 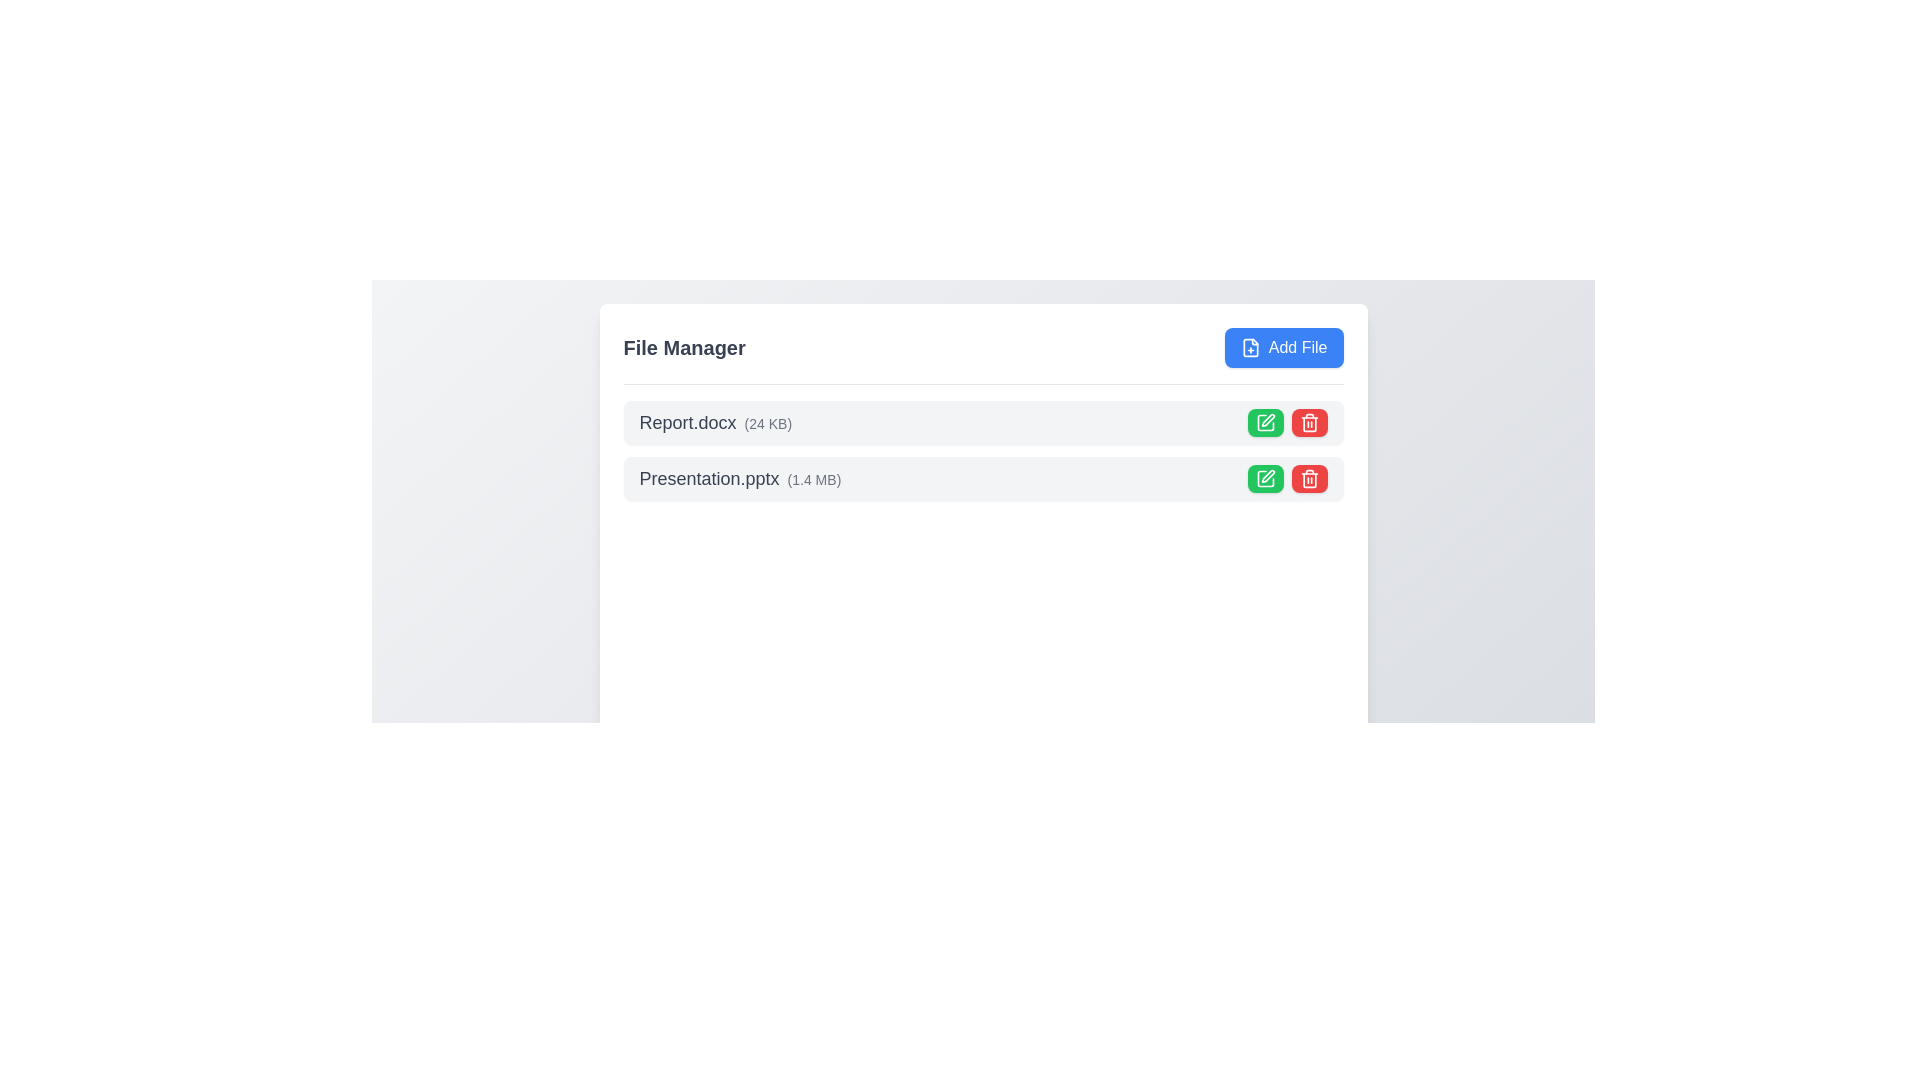 What do you see at coordinates (1264, 478) in the screenshot?
I see `the green pen icon button associated with the 'Presentation.pptx' file to initiate editing` at bounding box center [1264, 478].